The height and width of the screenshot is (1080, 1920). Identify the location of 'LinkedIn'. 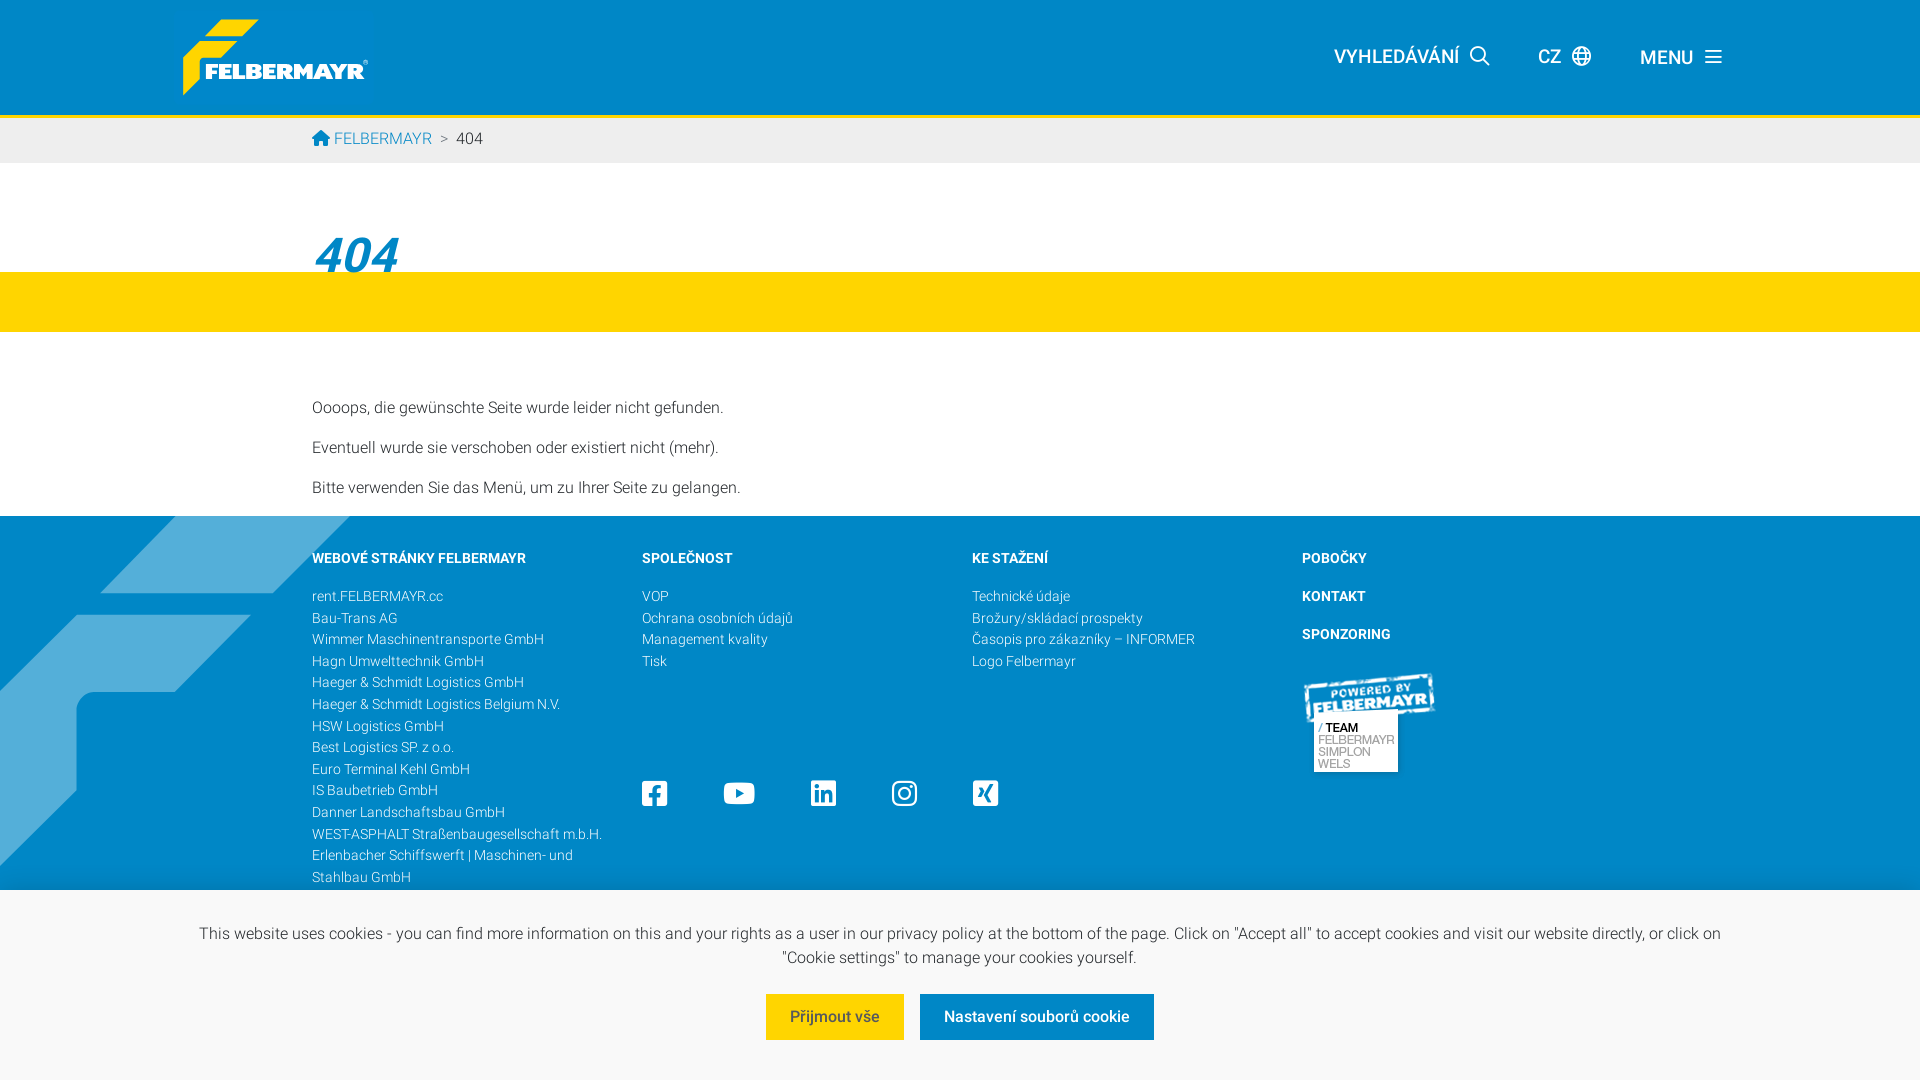
(823, 798).